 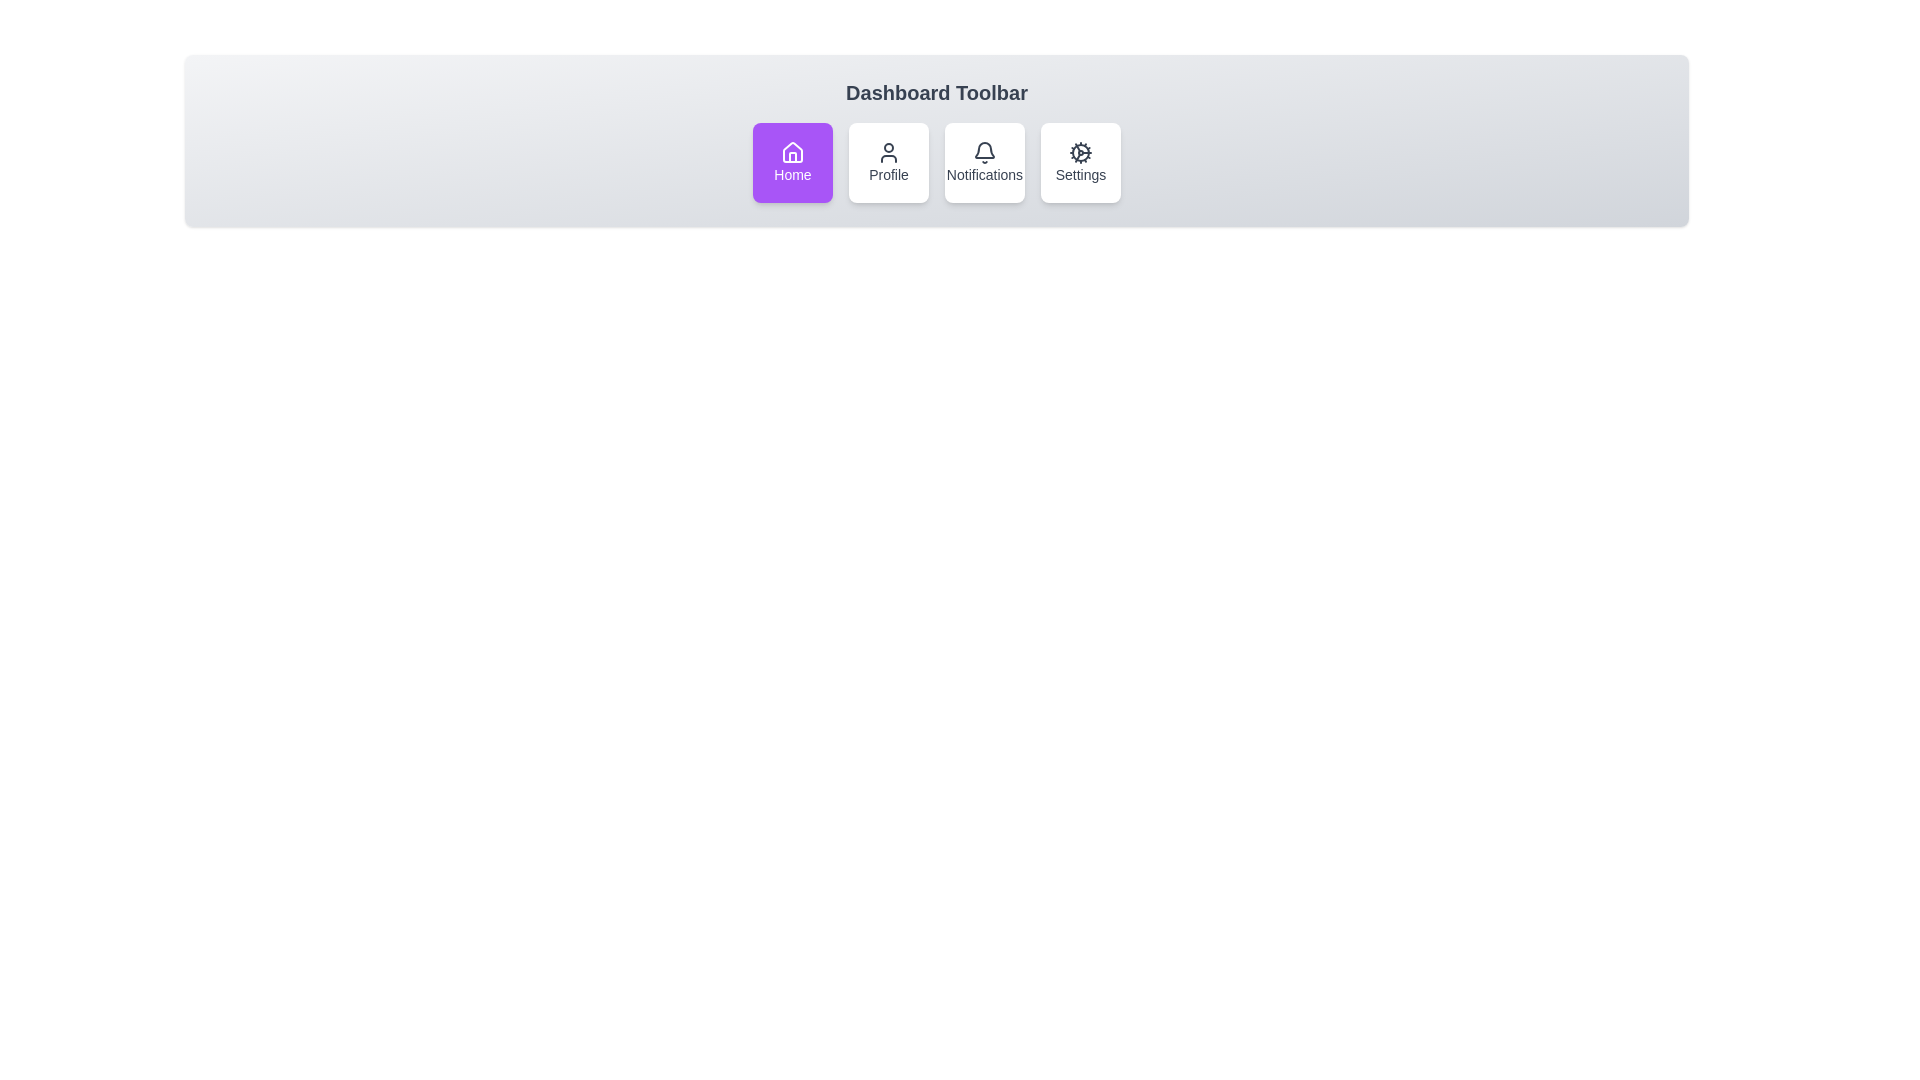 I want to click on the toolbar item labeled Settings, so click(x=1079, y=161).